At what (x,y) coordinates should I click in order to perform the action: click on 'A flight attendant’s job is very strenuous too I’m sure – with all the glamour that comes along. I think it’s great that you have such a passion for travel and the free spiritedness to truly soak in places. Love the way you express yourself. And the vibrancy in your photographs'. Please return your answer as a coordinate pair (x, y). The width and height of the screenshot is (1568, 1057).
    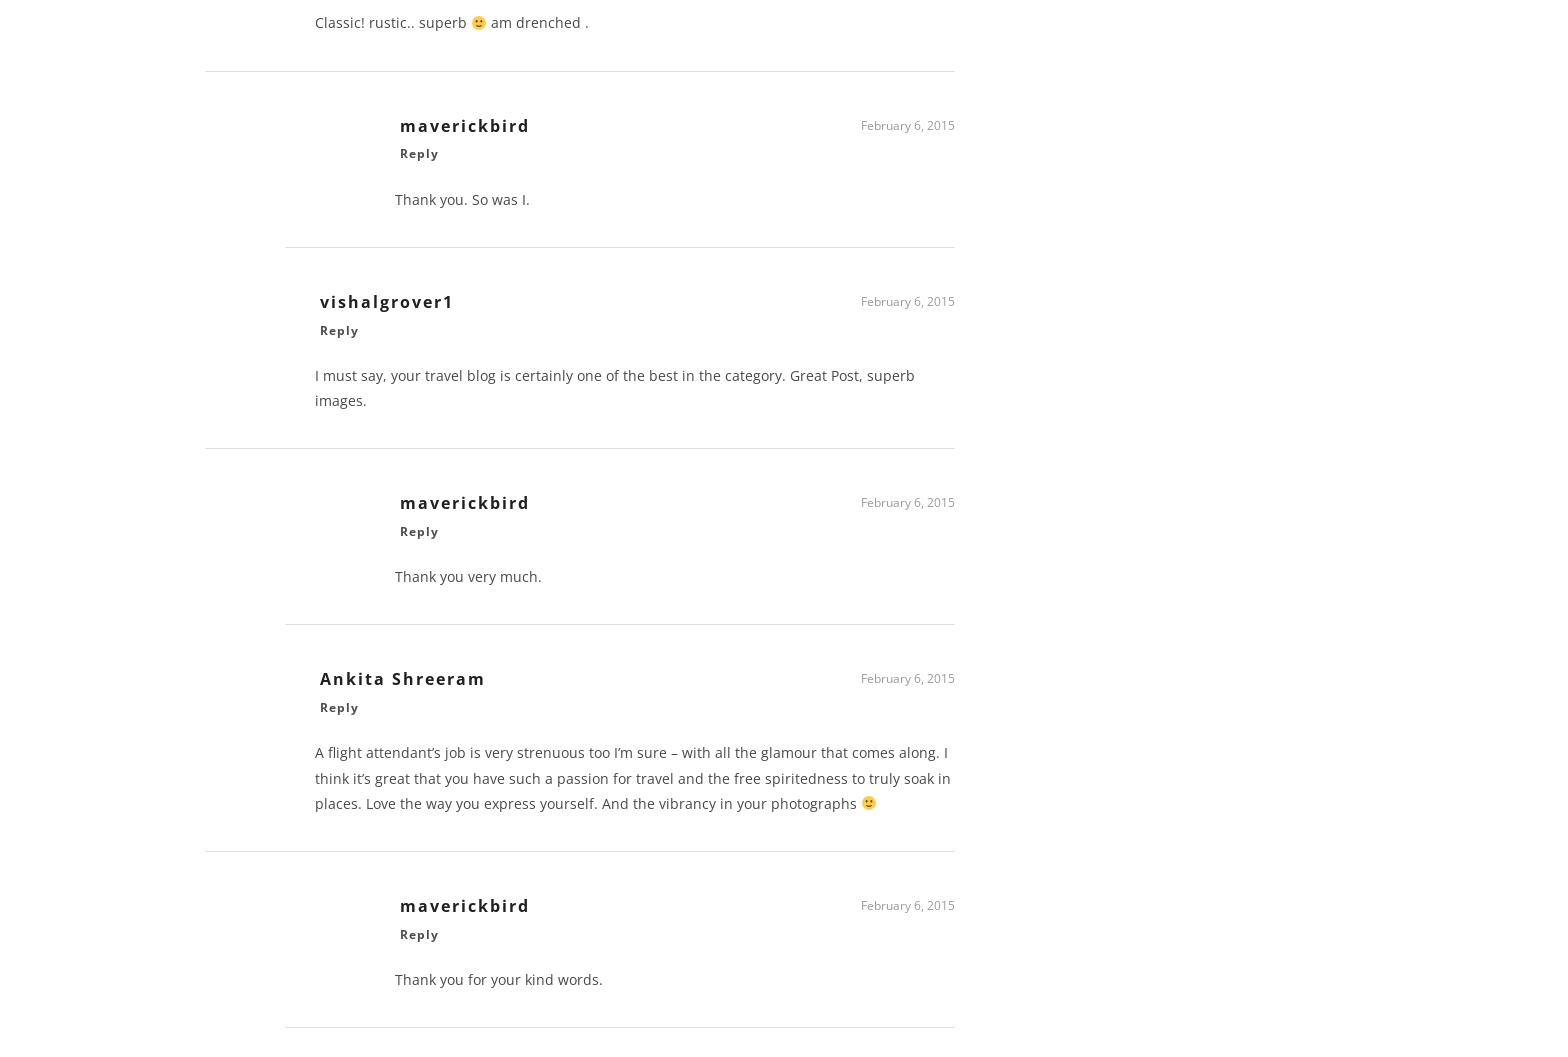
    Looking at the image, I should click on (633, 785).